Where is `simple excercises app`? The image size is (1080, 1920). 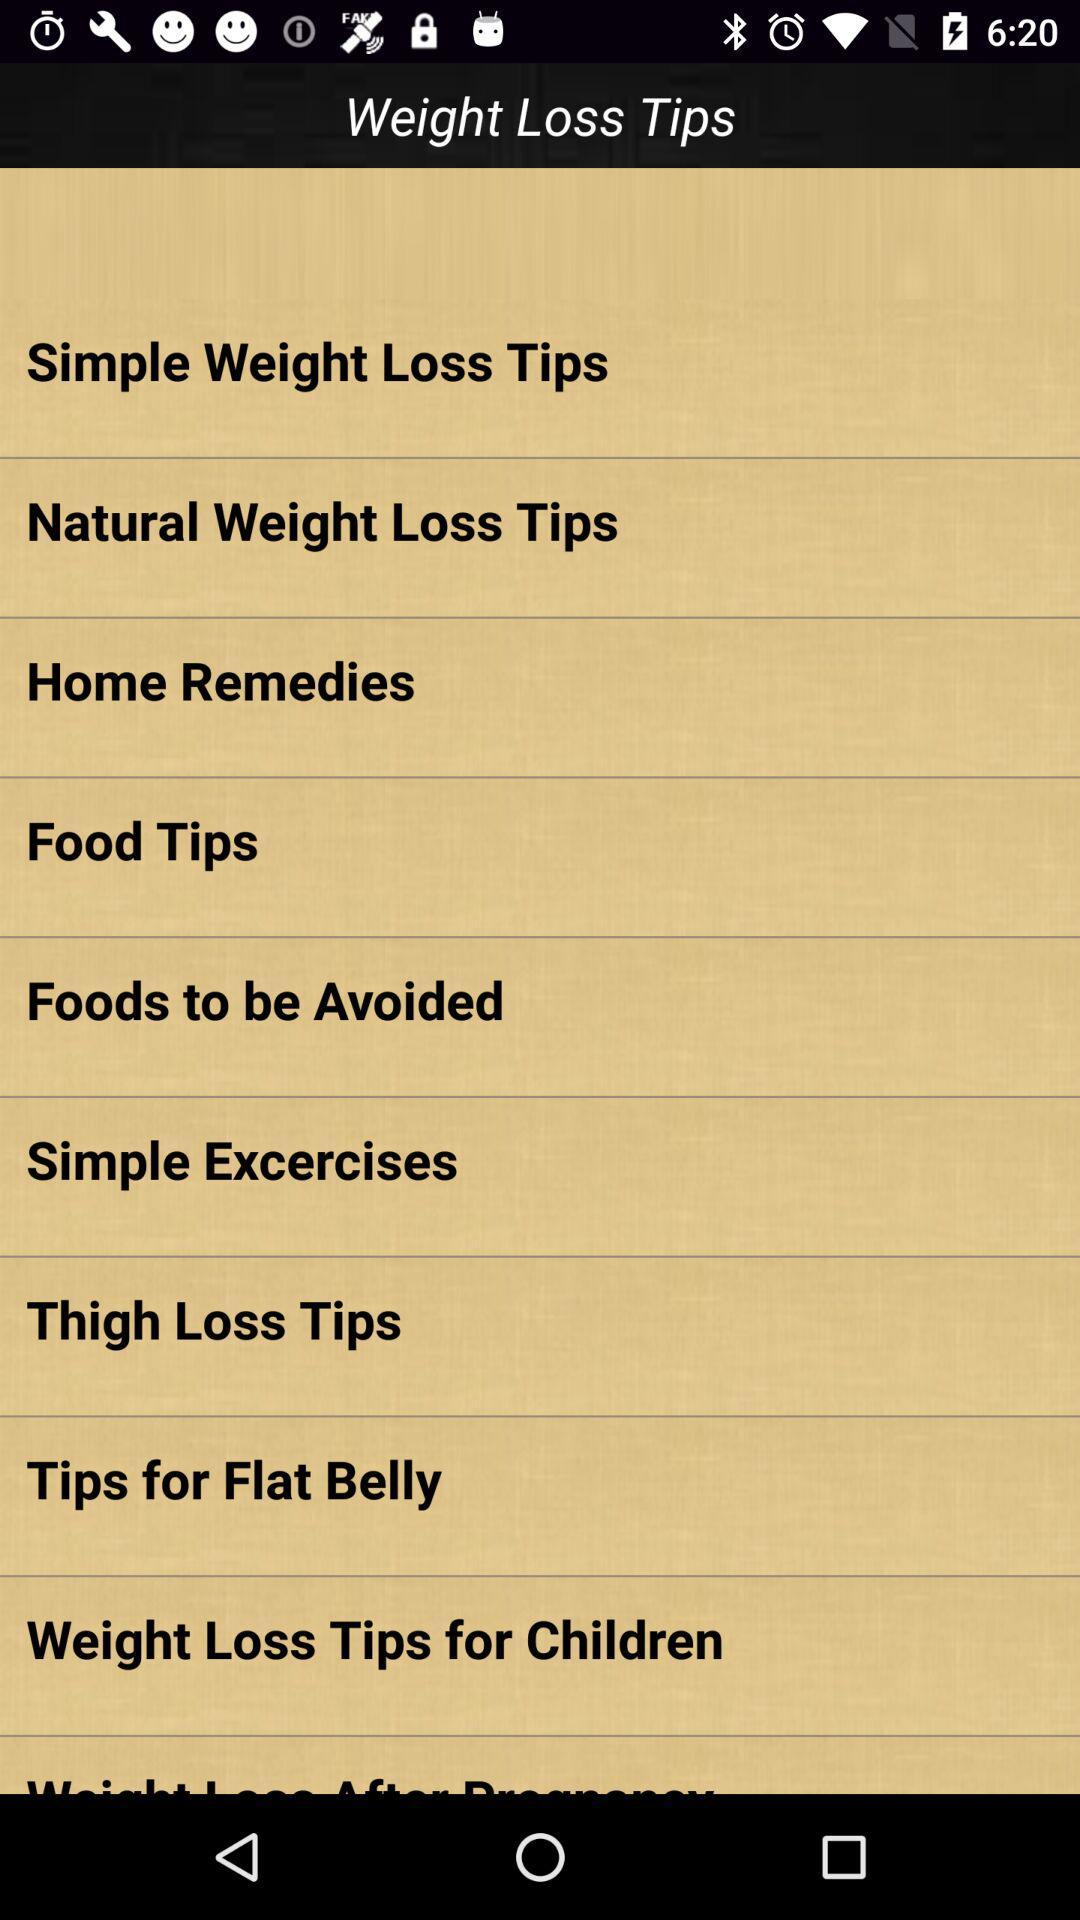
simple excercises app is located at coordinates (540, 1159).